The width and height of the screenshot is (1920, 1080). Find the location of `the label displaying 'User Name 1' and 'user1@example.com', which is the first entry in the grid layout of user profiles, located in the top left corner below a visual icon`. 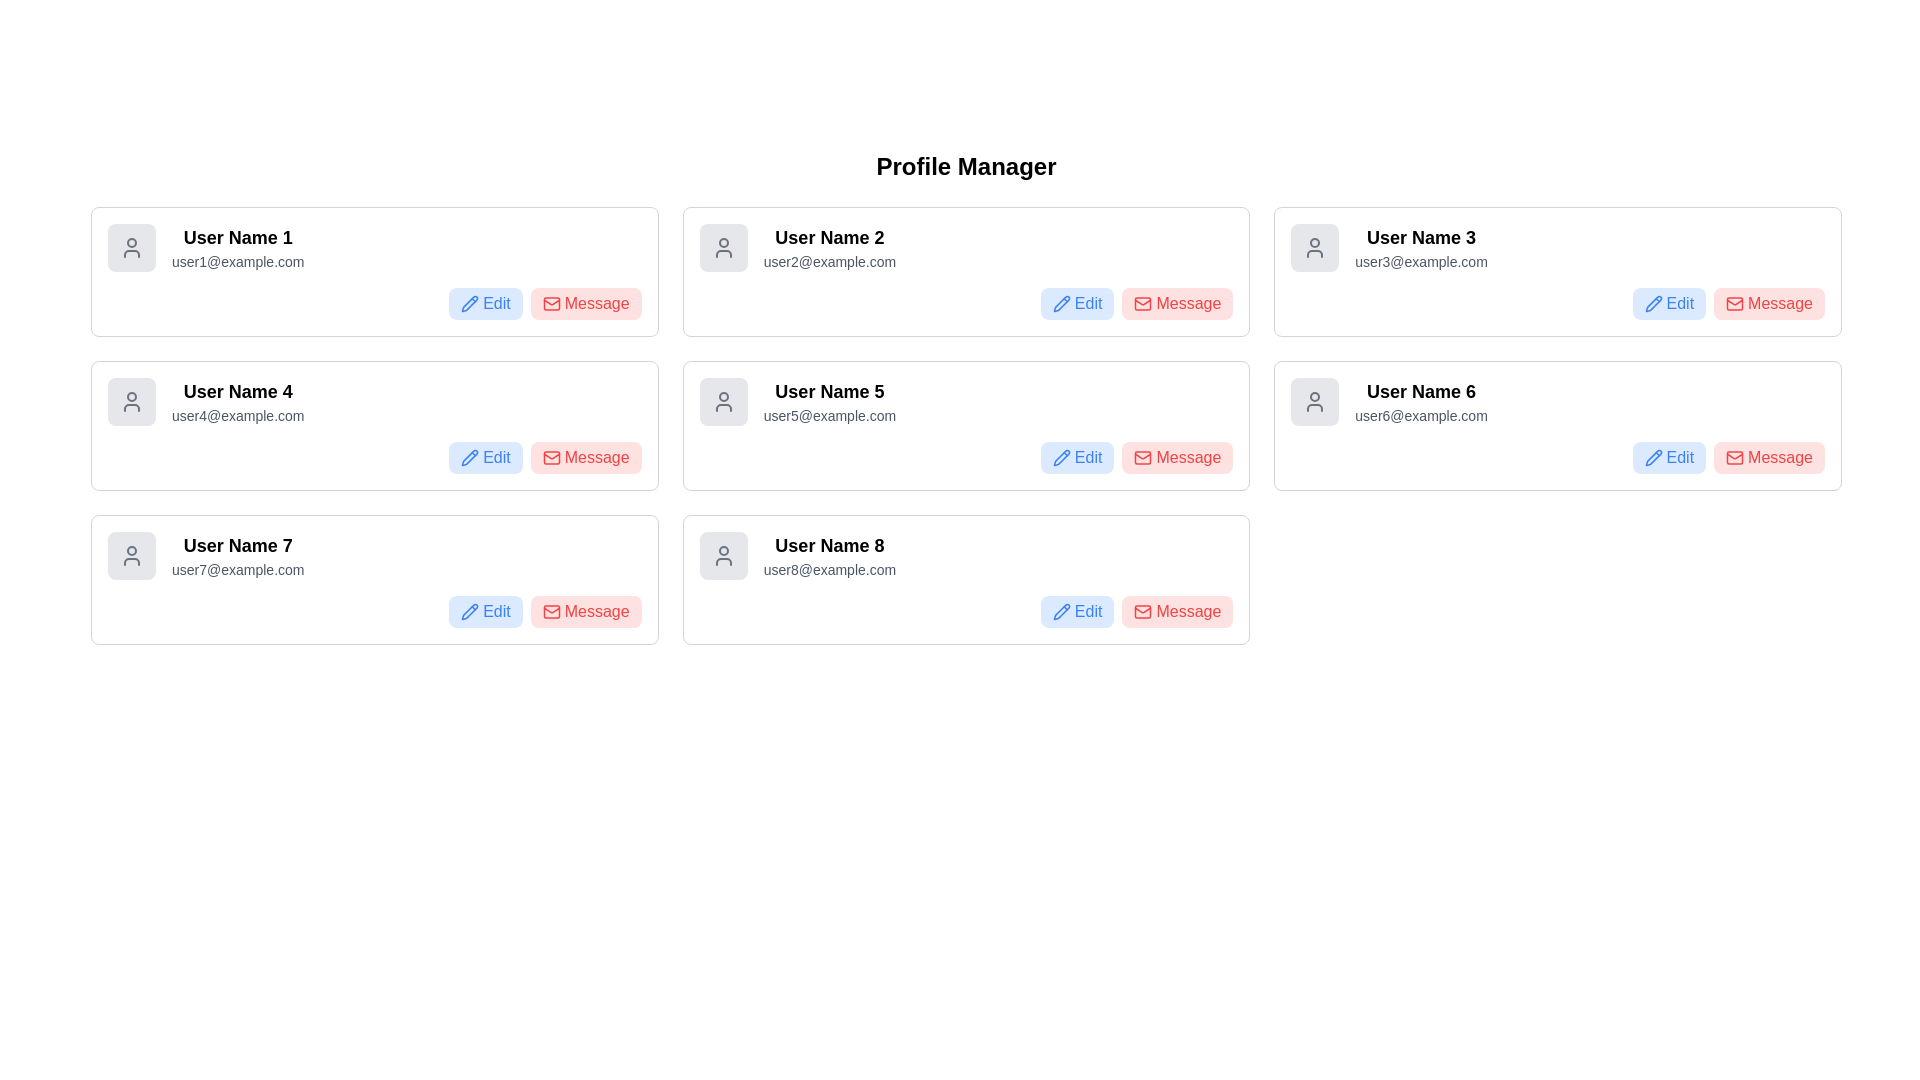

the label displaying 'User Name 1' and 'user1@example.com', which is the first entry in the grid layout of user profiles, located in the top left corner below a visual icon is located at coordinates (238, 246).